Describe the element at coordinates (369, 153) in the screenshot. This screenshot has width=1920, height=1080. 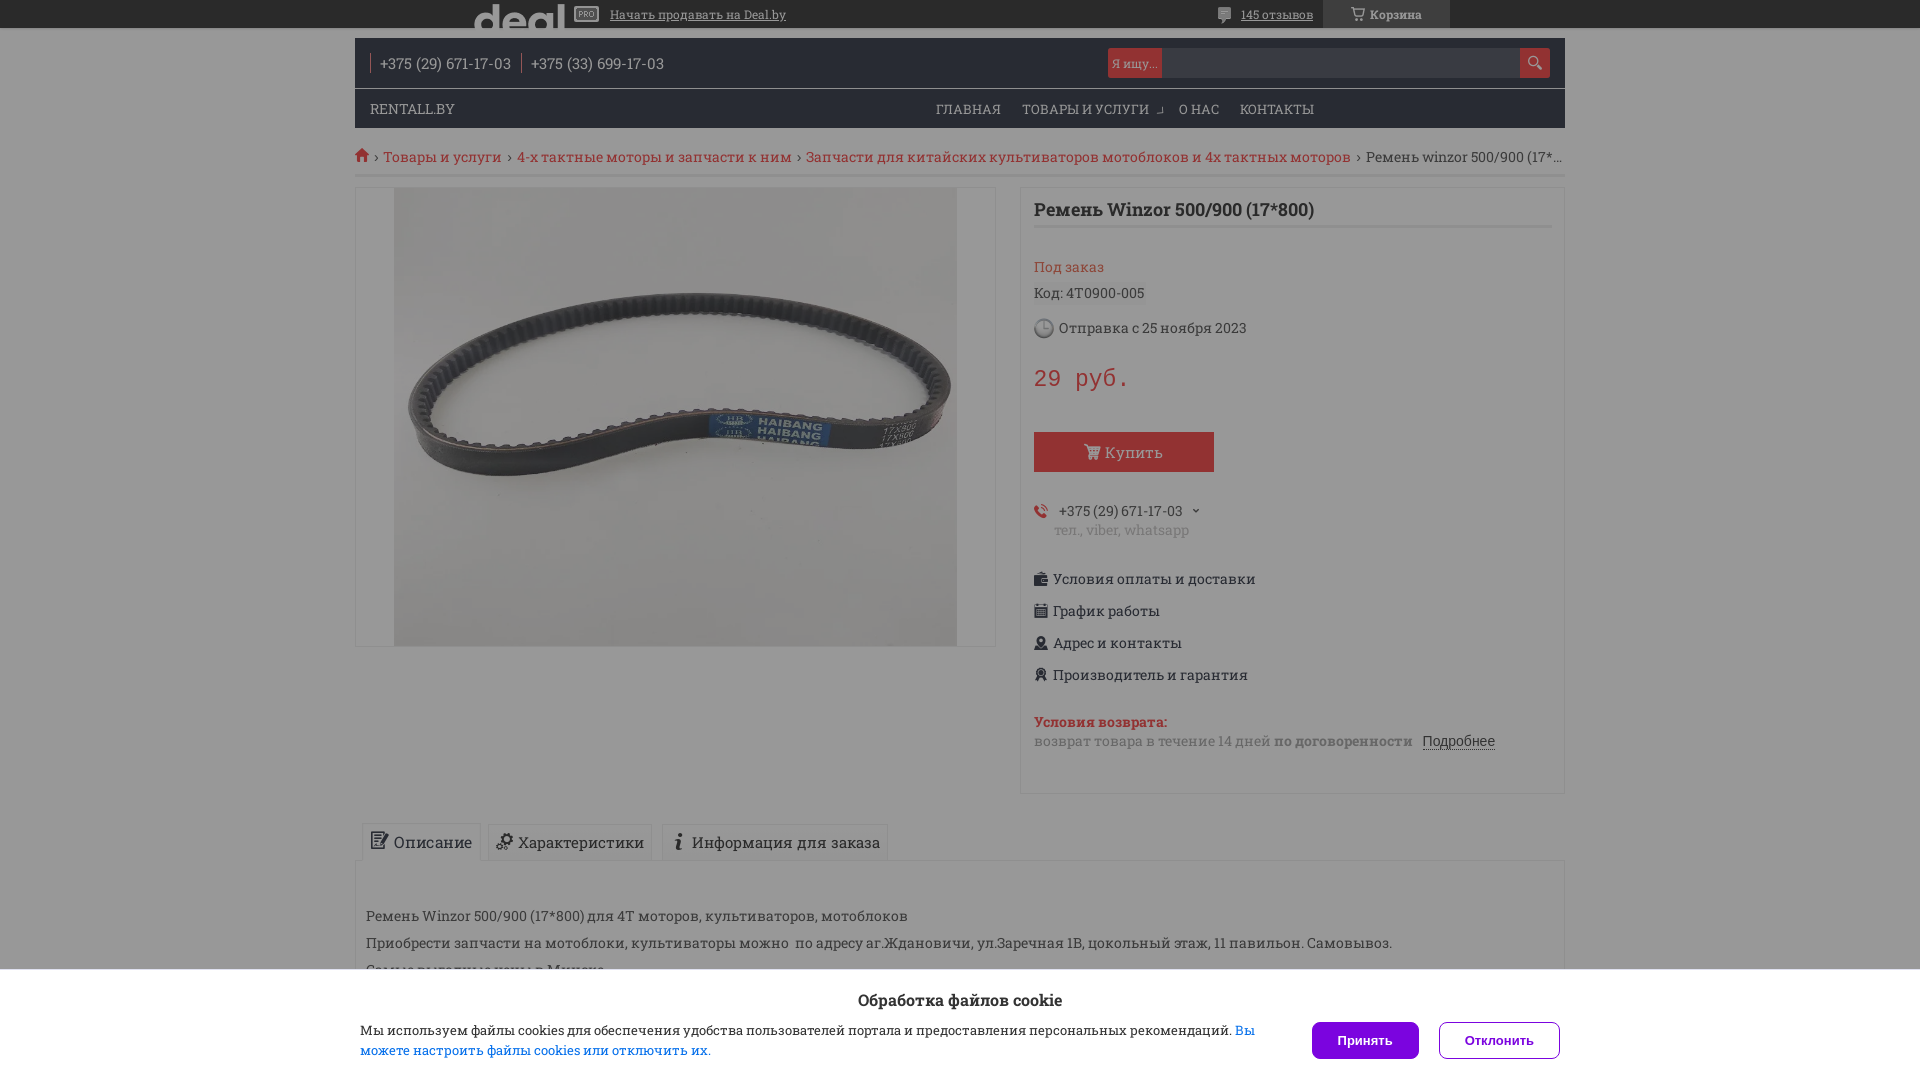
I see `'Rentall.by'` at that location.